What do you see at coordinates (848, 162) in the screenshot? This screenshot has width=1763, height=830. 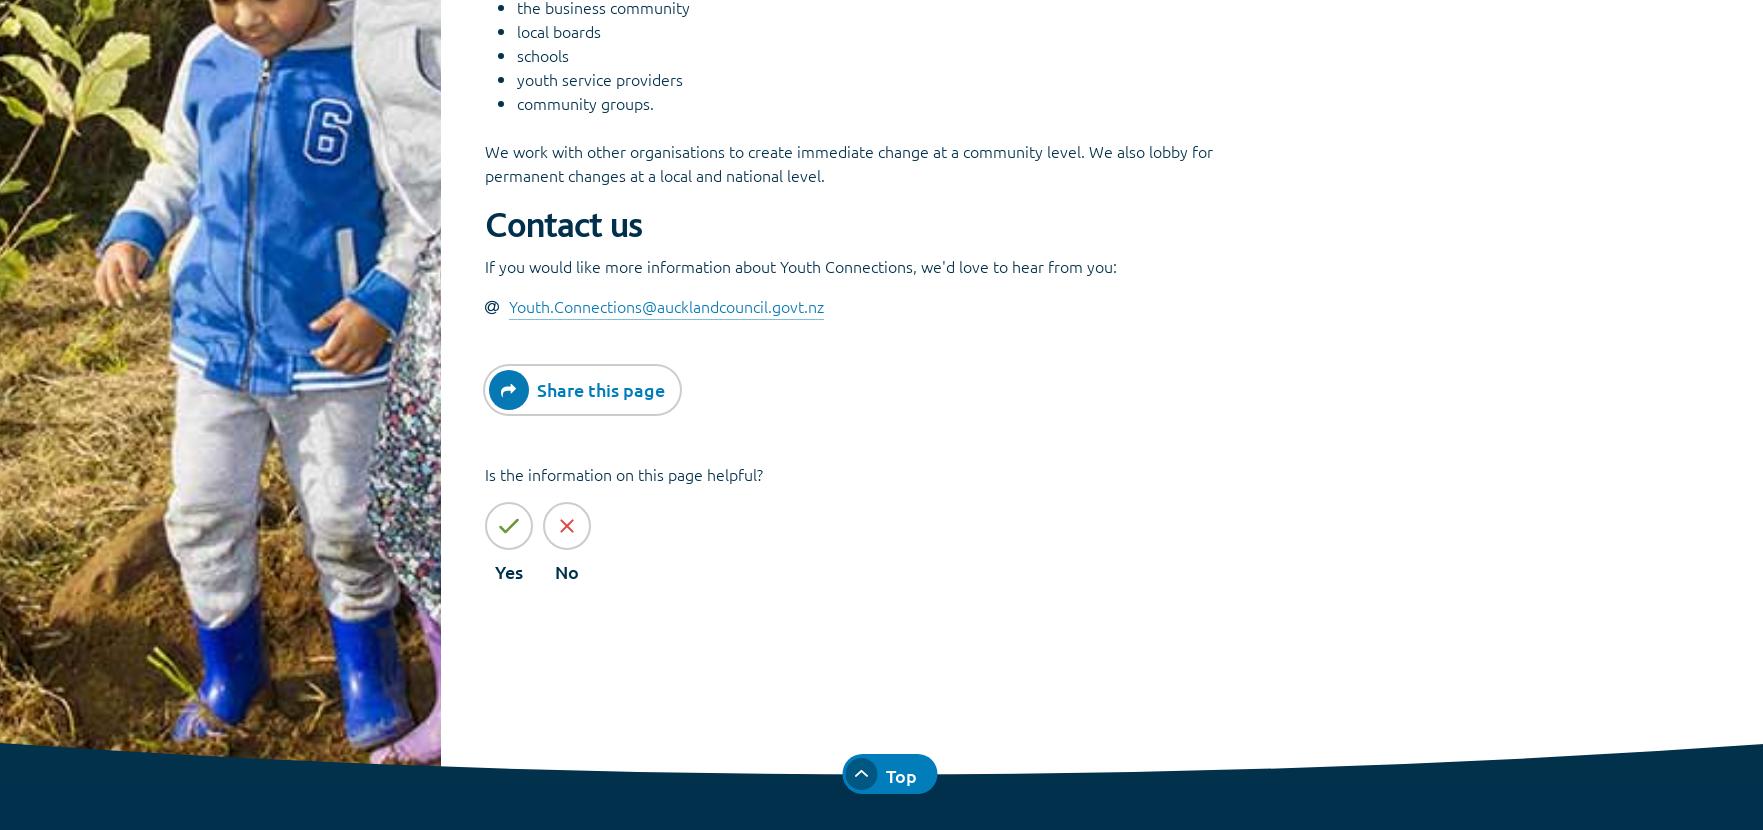 I see `'We work with other organisations to create immediate change at a community level. We also lobby for permanent changes at a local and national level.'` at bounding box center [848, 162].